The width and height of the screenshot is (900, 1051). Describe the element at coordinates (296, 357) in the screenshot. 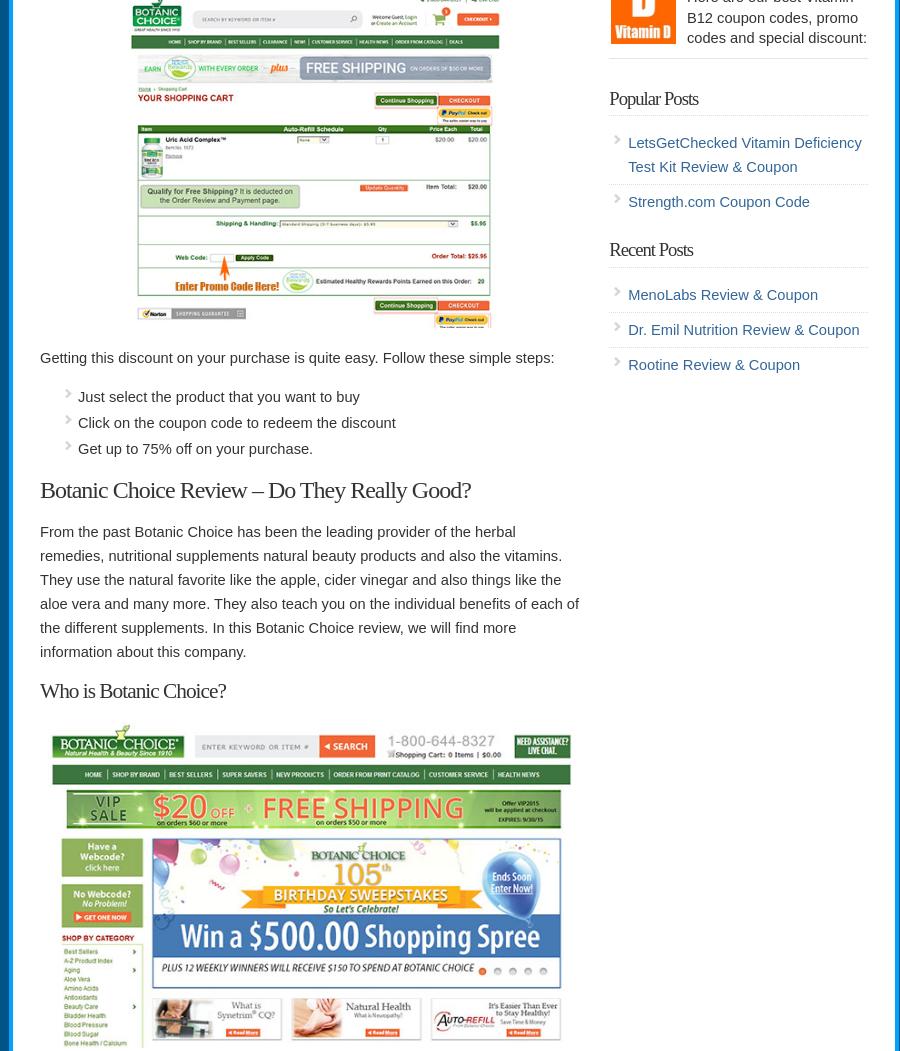

I see `'Getting this discount on your purchase is quite easy. Follow these simple steps:'` at that location.